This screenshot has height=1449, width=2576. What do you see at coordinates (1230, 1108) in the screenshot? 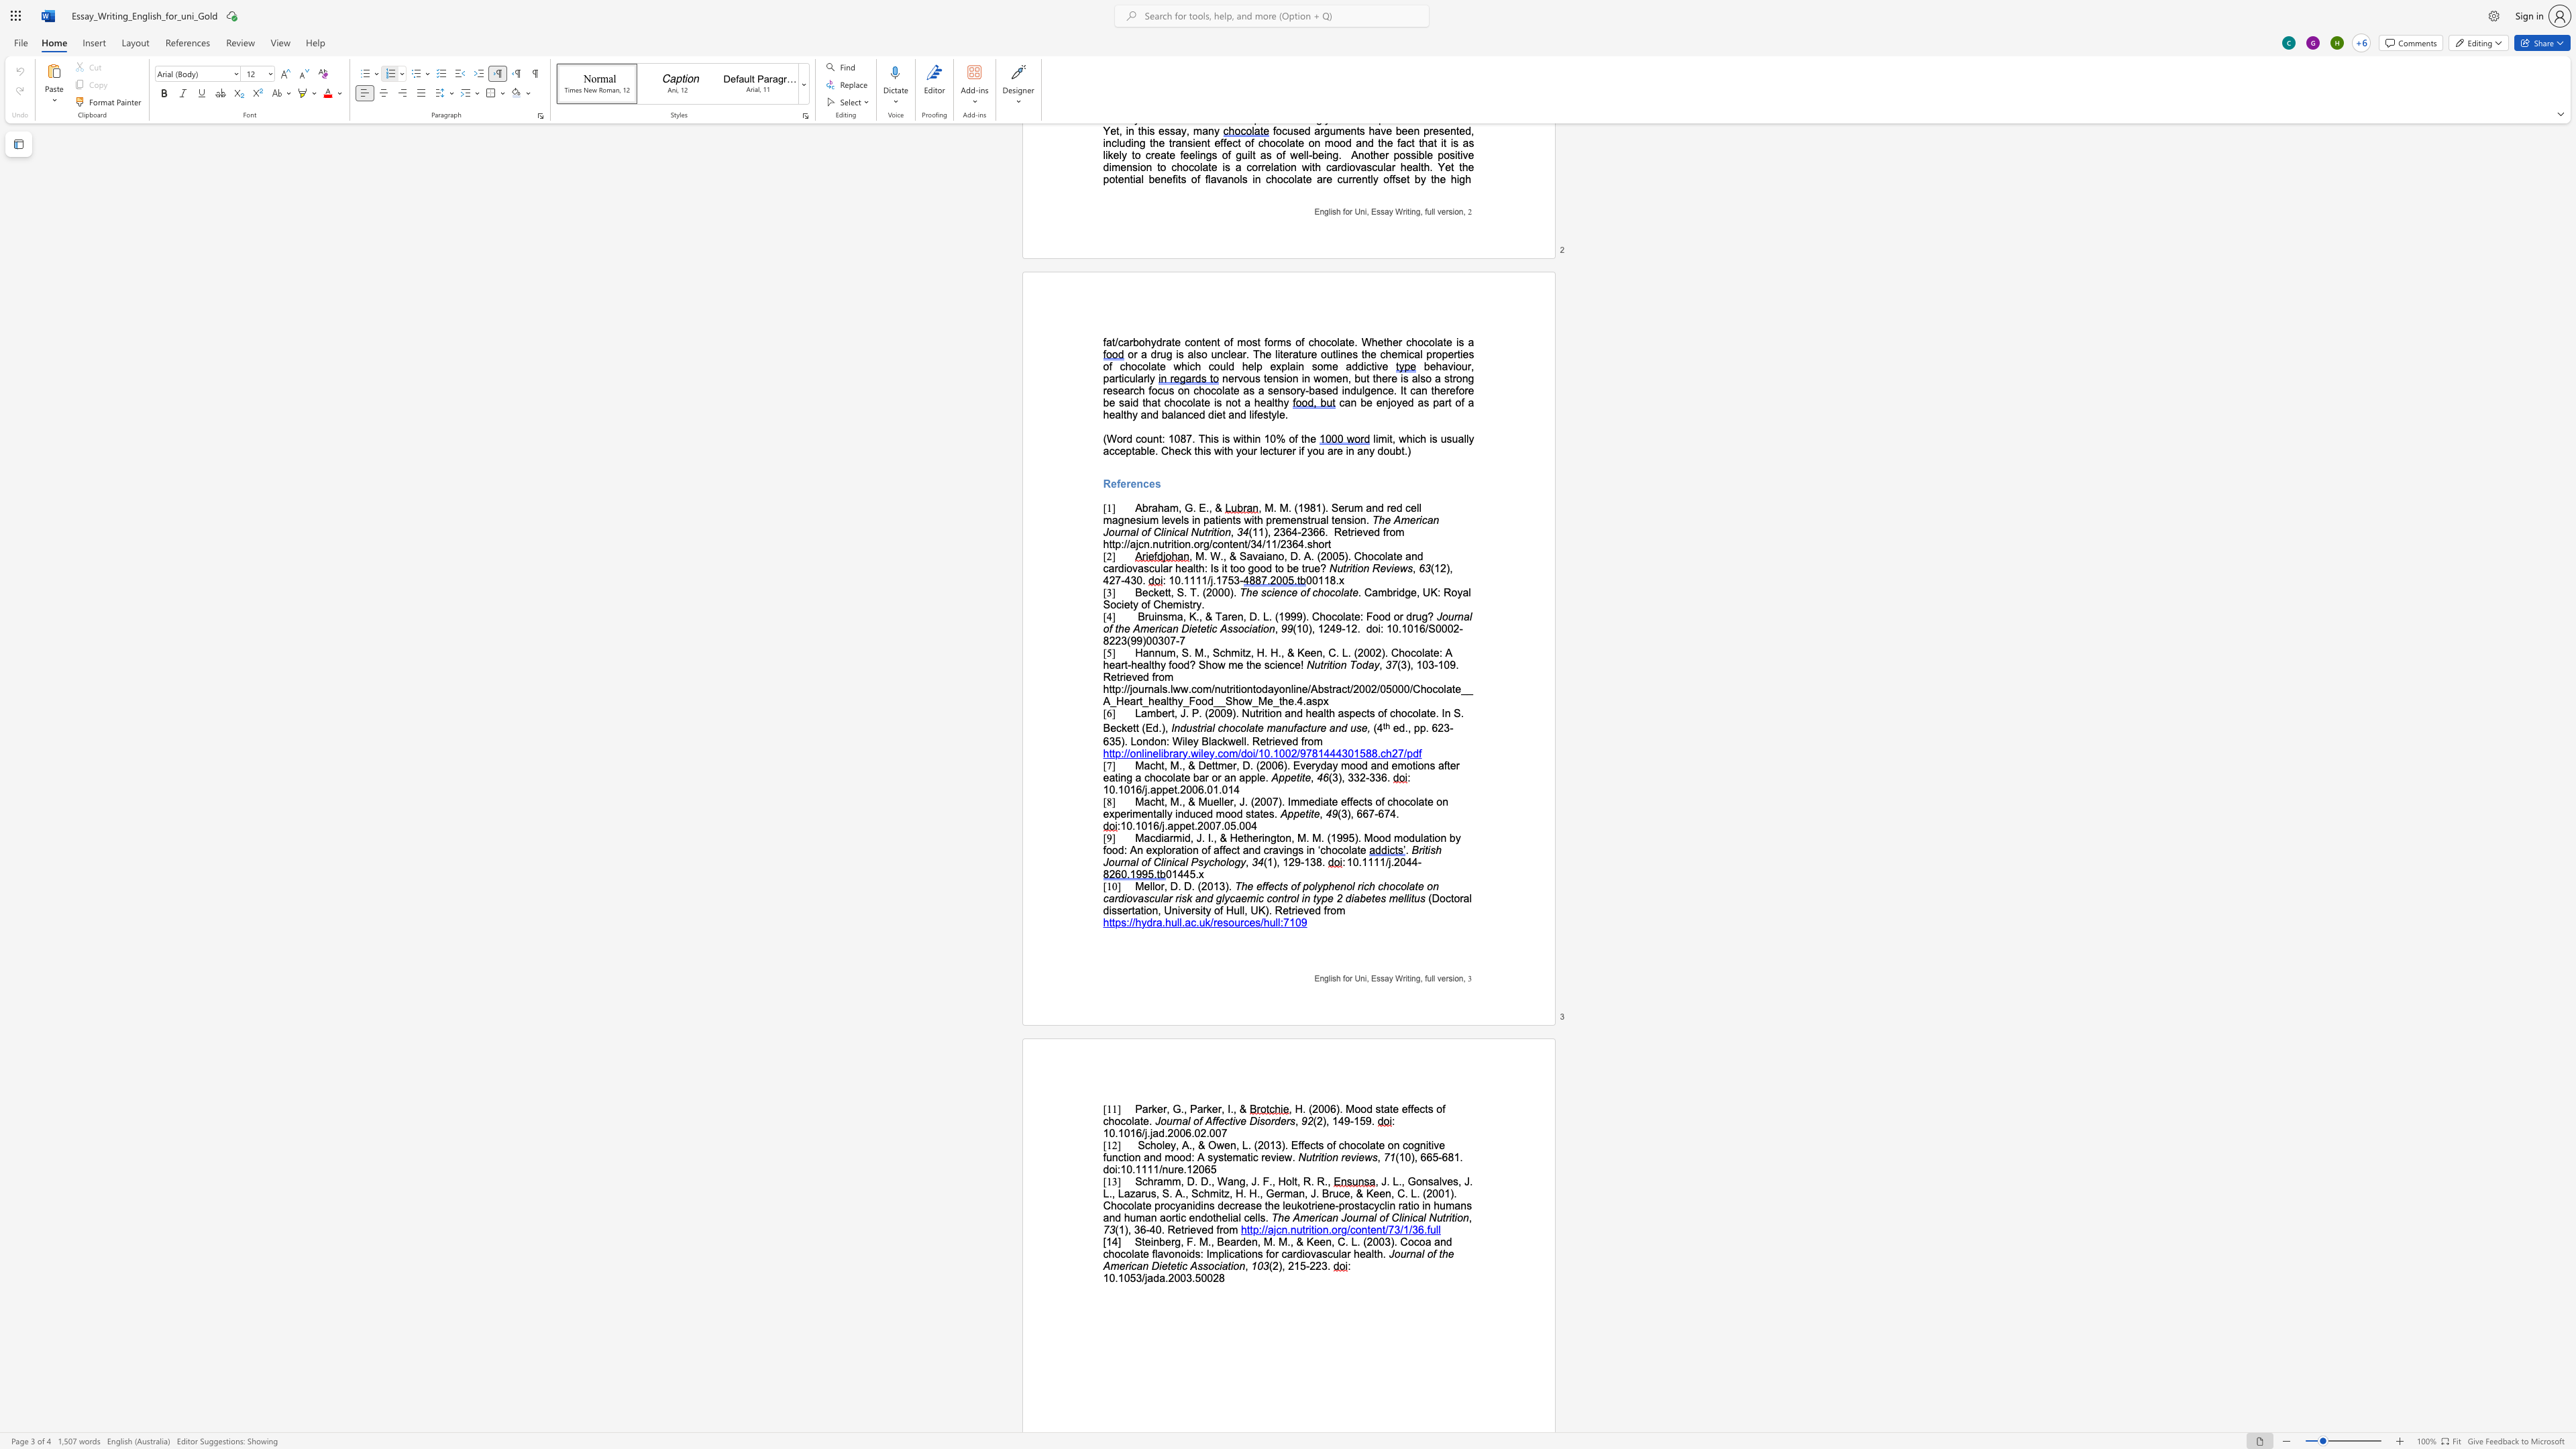
I see `the space between the continuous character "I" and "." in the text` at bounding box center [1230, 1108].